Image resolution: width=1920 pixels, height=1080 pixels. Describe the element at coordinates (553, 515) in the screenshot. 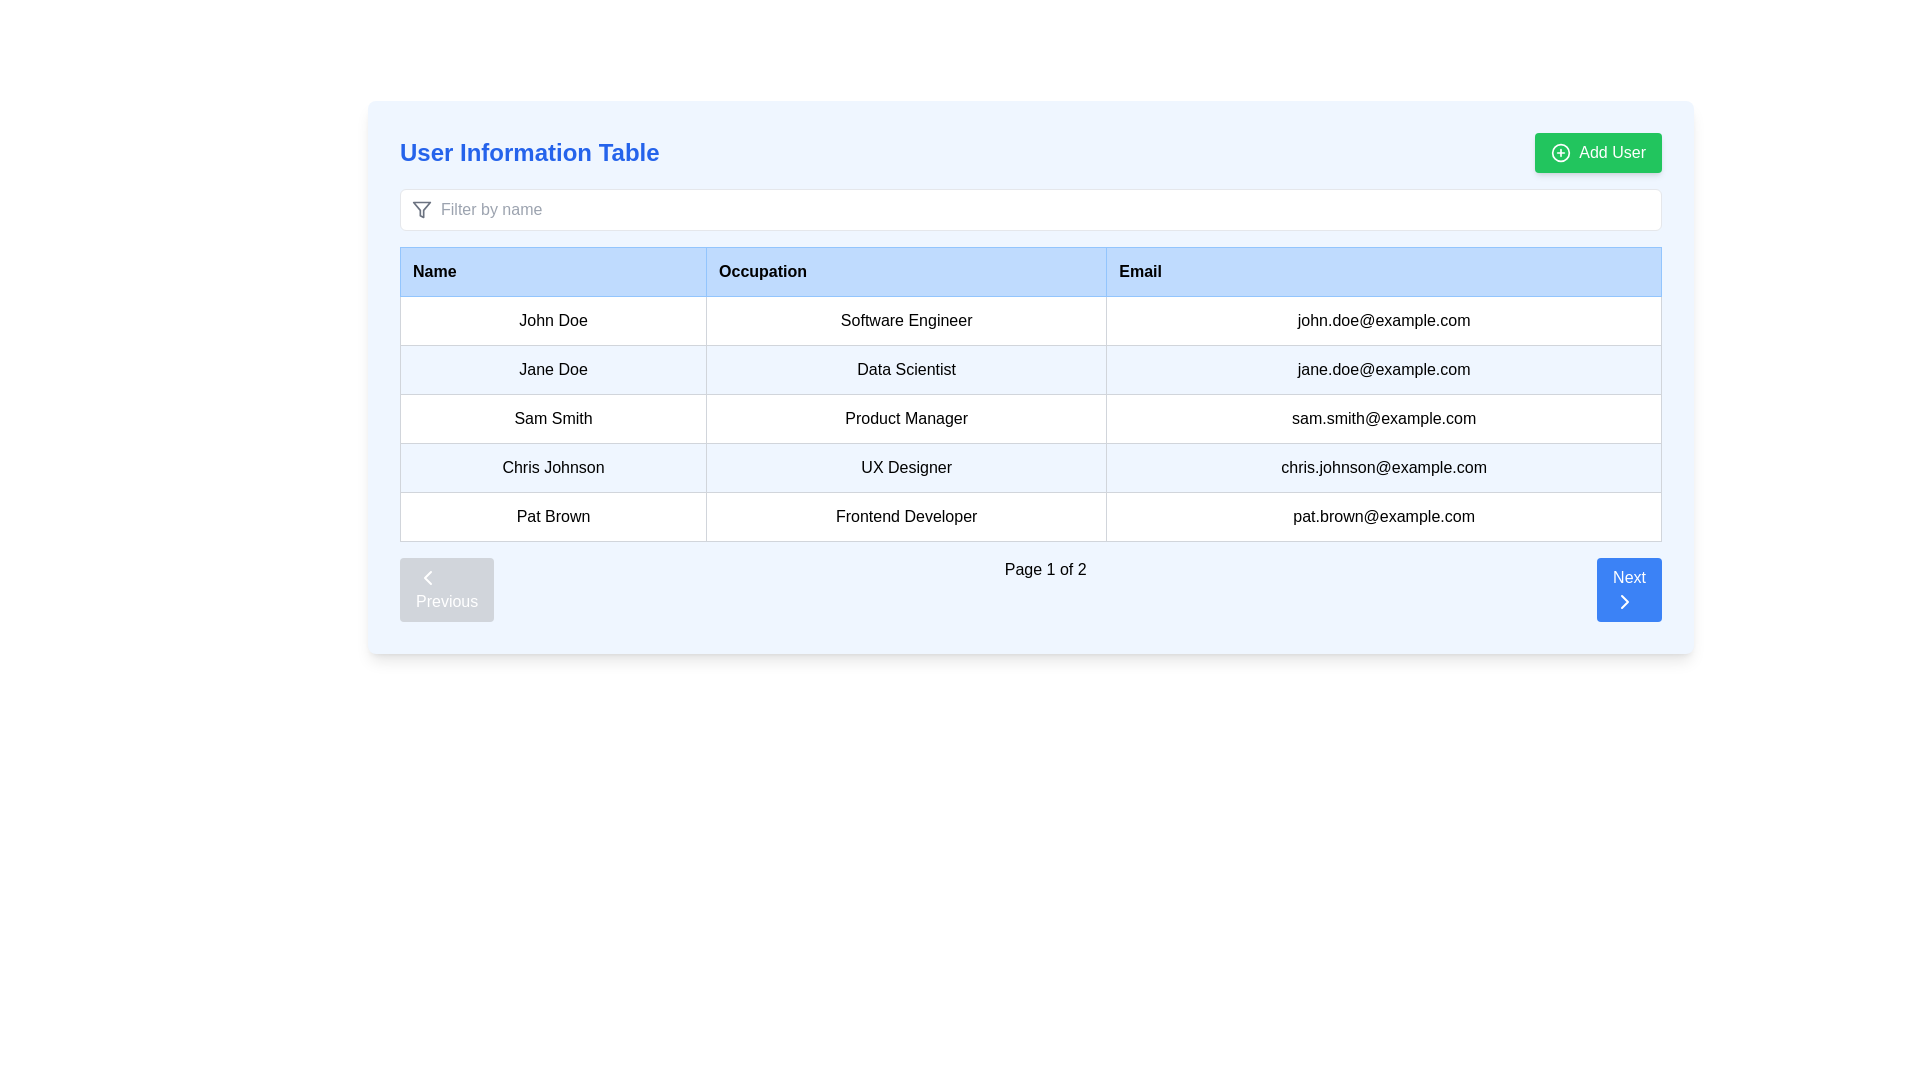

I see `text content of the rectangular text label that displays 'Pat Brown', located in the first cell of the last row under the 'Name' column in the table-like structure` at that location.